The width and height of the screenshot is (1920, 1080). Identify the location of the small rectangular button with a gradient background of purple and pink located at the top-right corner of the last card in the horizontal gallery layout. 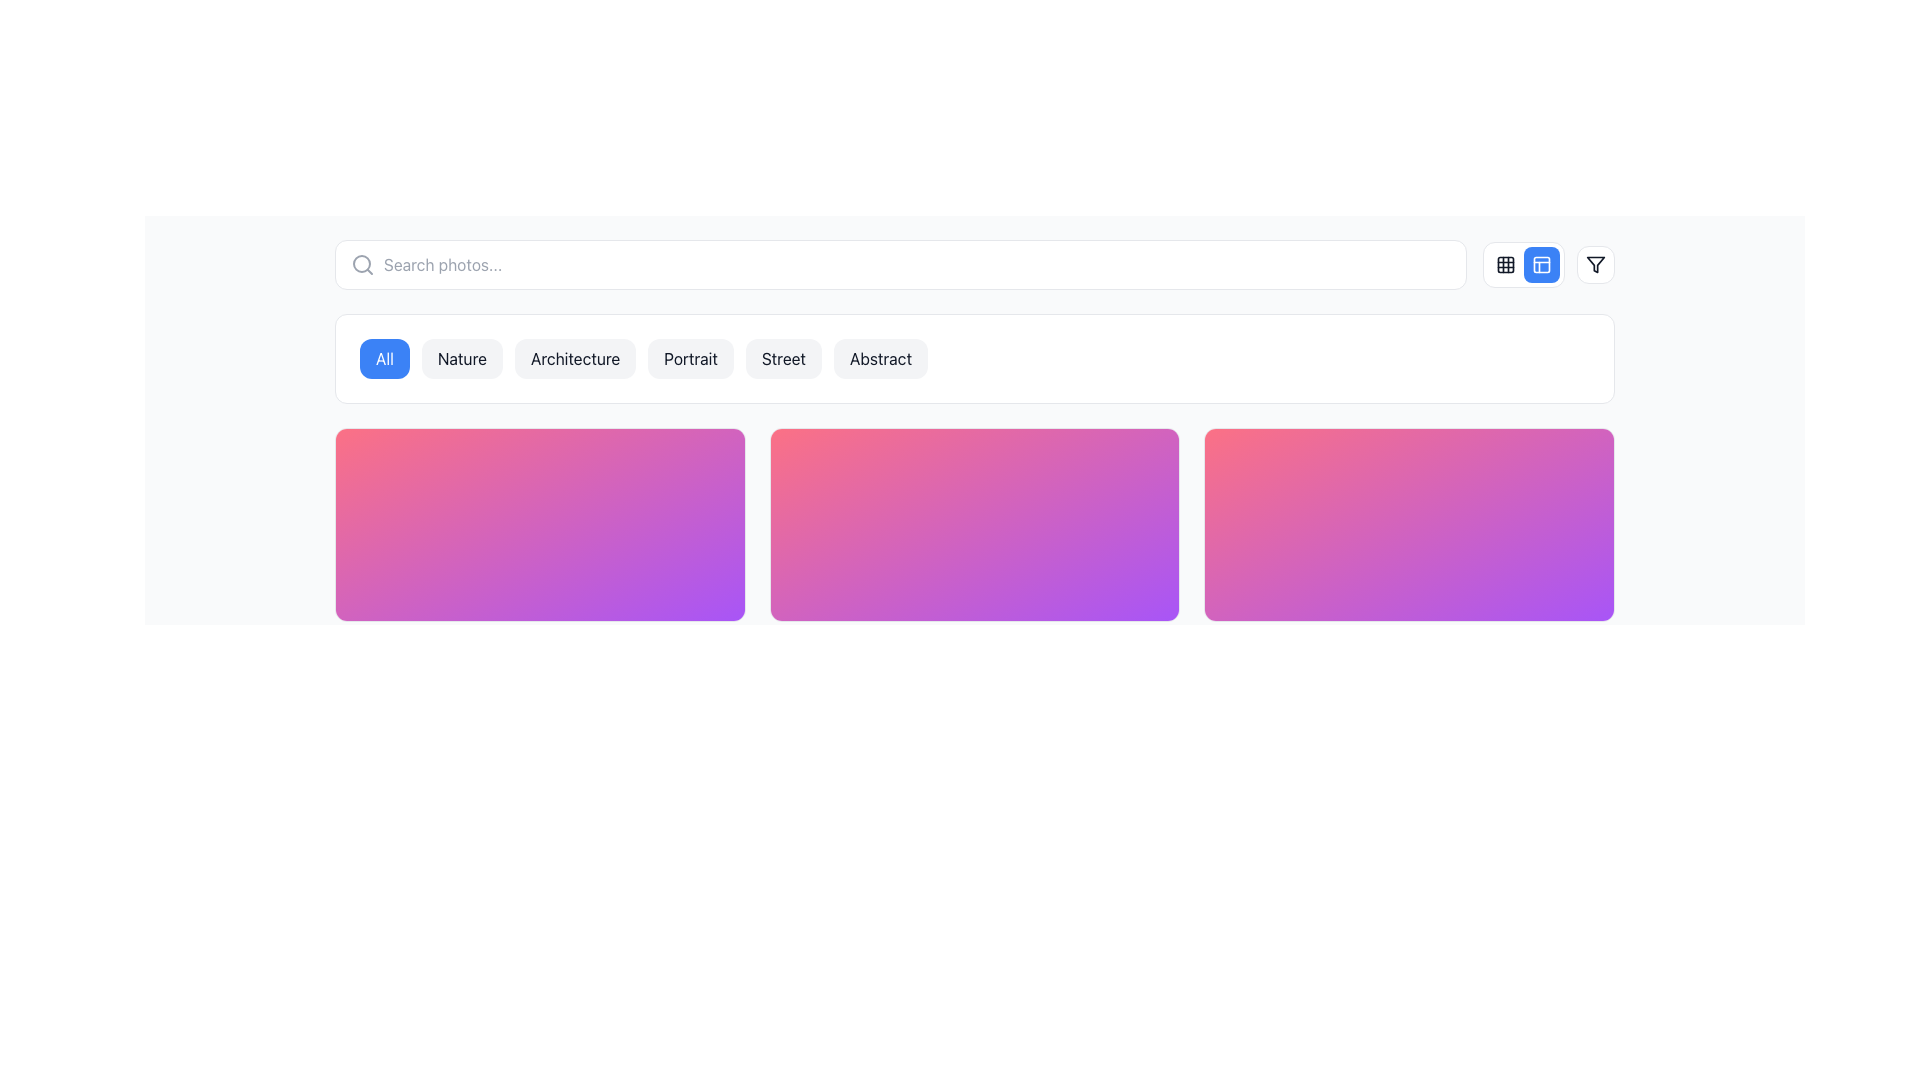
(1537, 462).